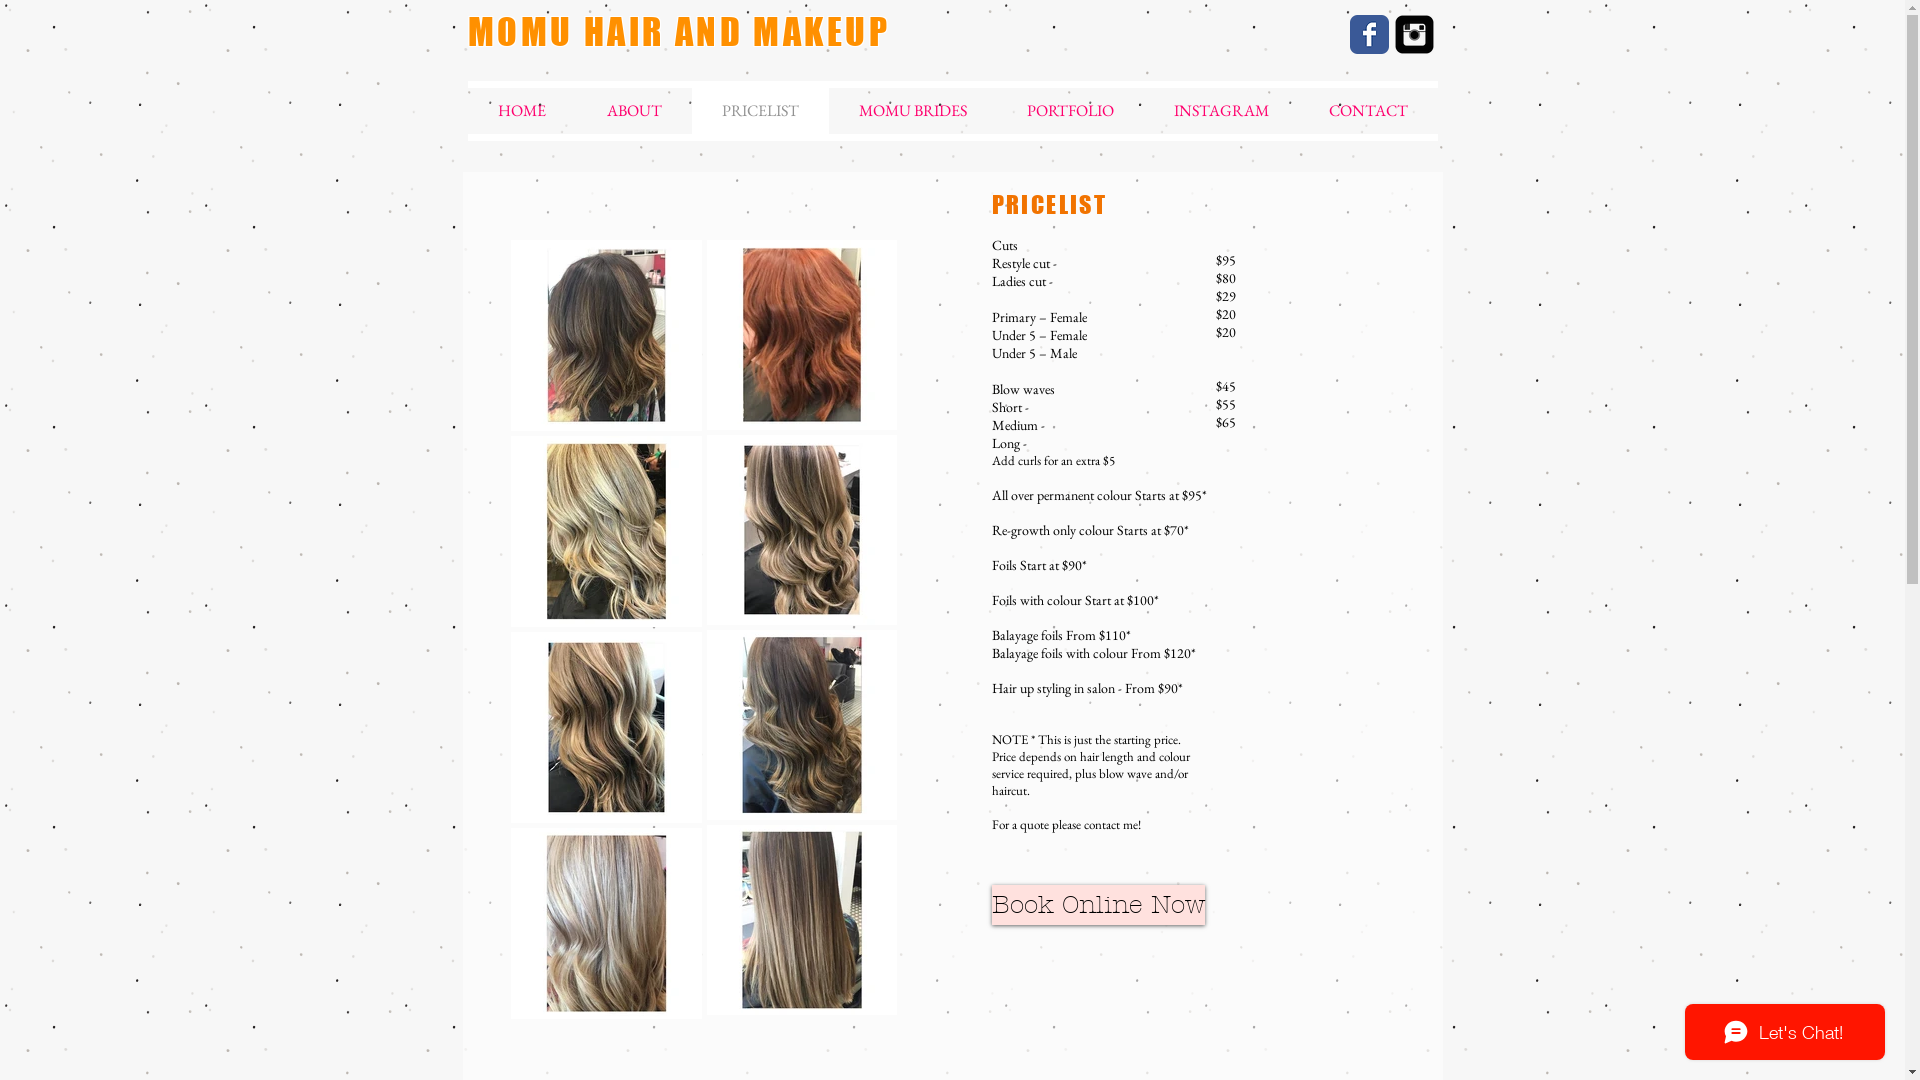 The image size is (1920, 1080). What do you see at coordinates (1366, 111) in the screenshot?
I see `'CONTACT'` at bounding box center [1366, 111].